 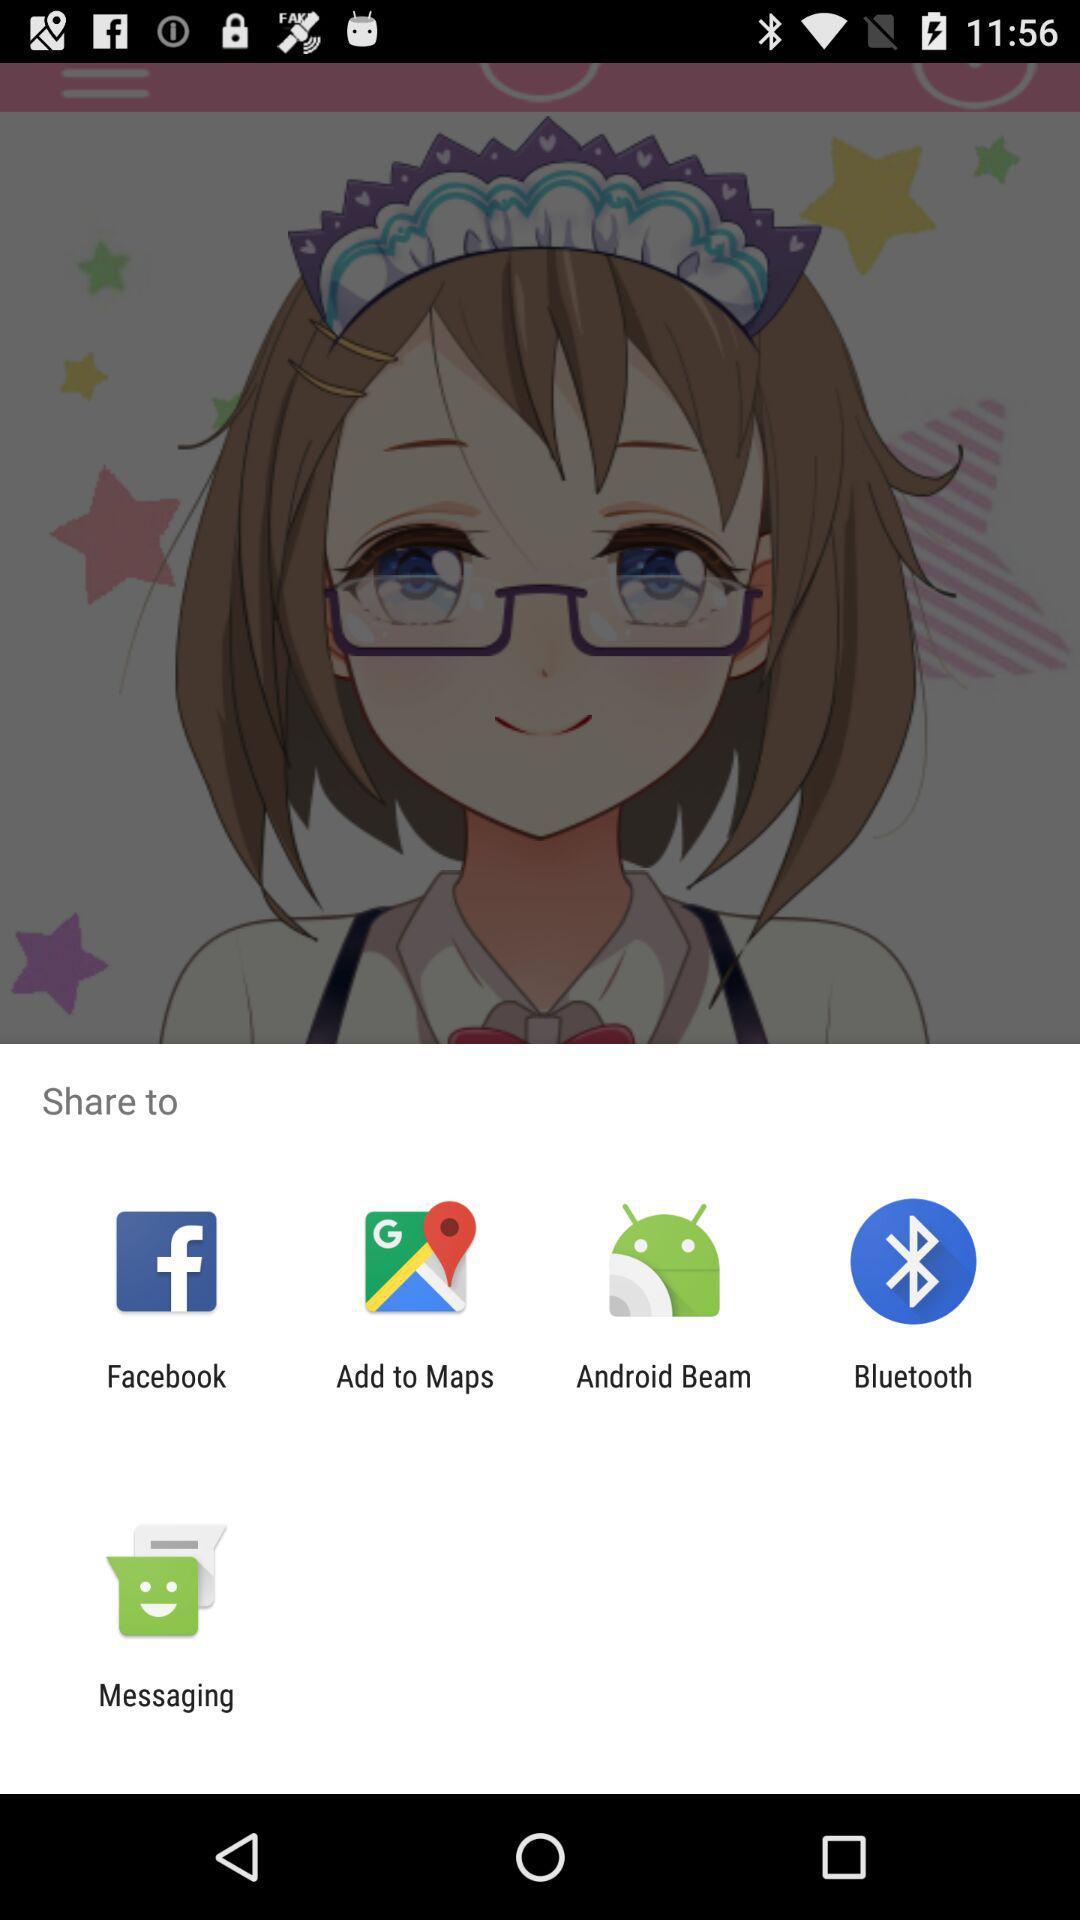 What do you see at coordinates (414, 1392) in the screenshot?
I see `add to maps icon` at bounding box center [414, 1392].